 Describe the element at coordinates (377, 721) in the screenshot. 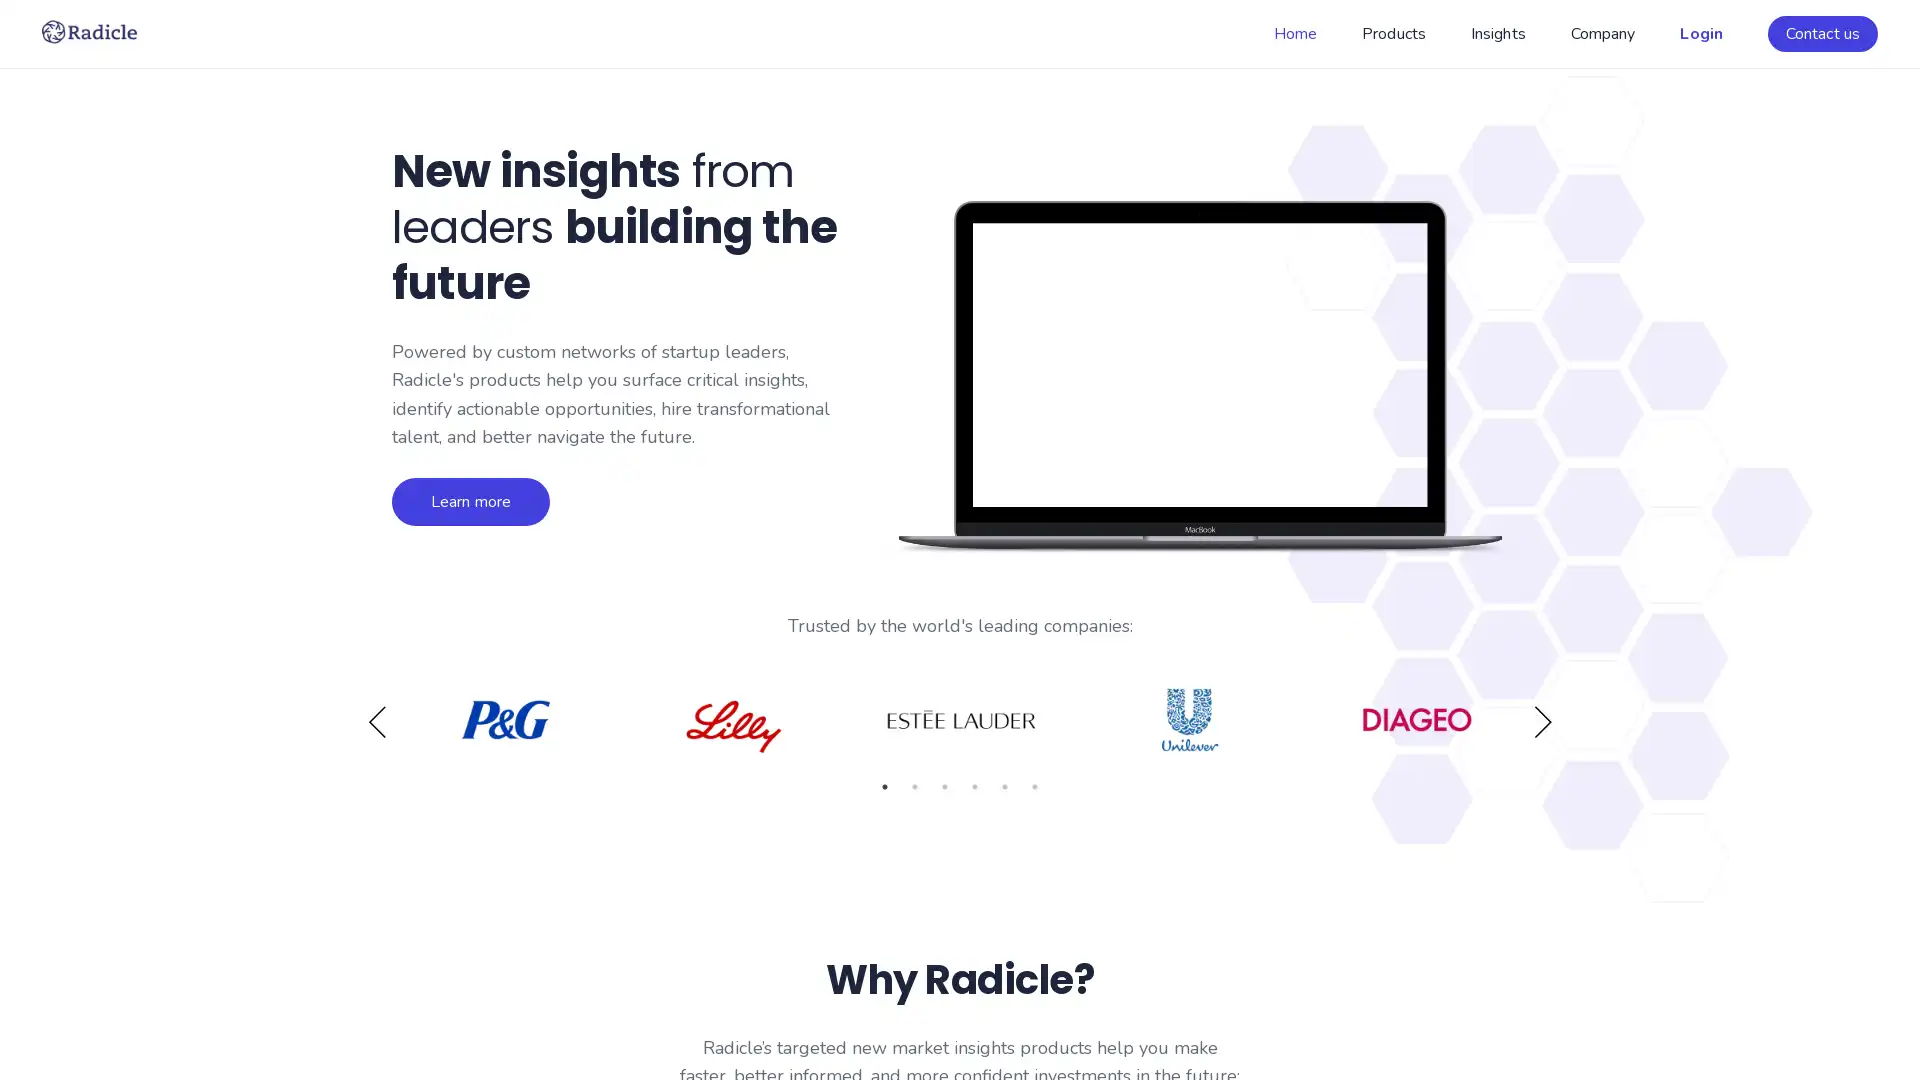

I see `prev` at that location.